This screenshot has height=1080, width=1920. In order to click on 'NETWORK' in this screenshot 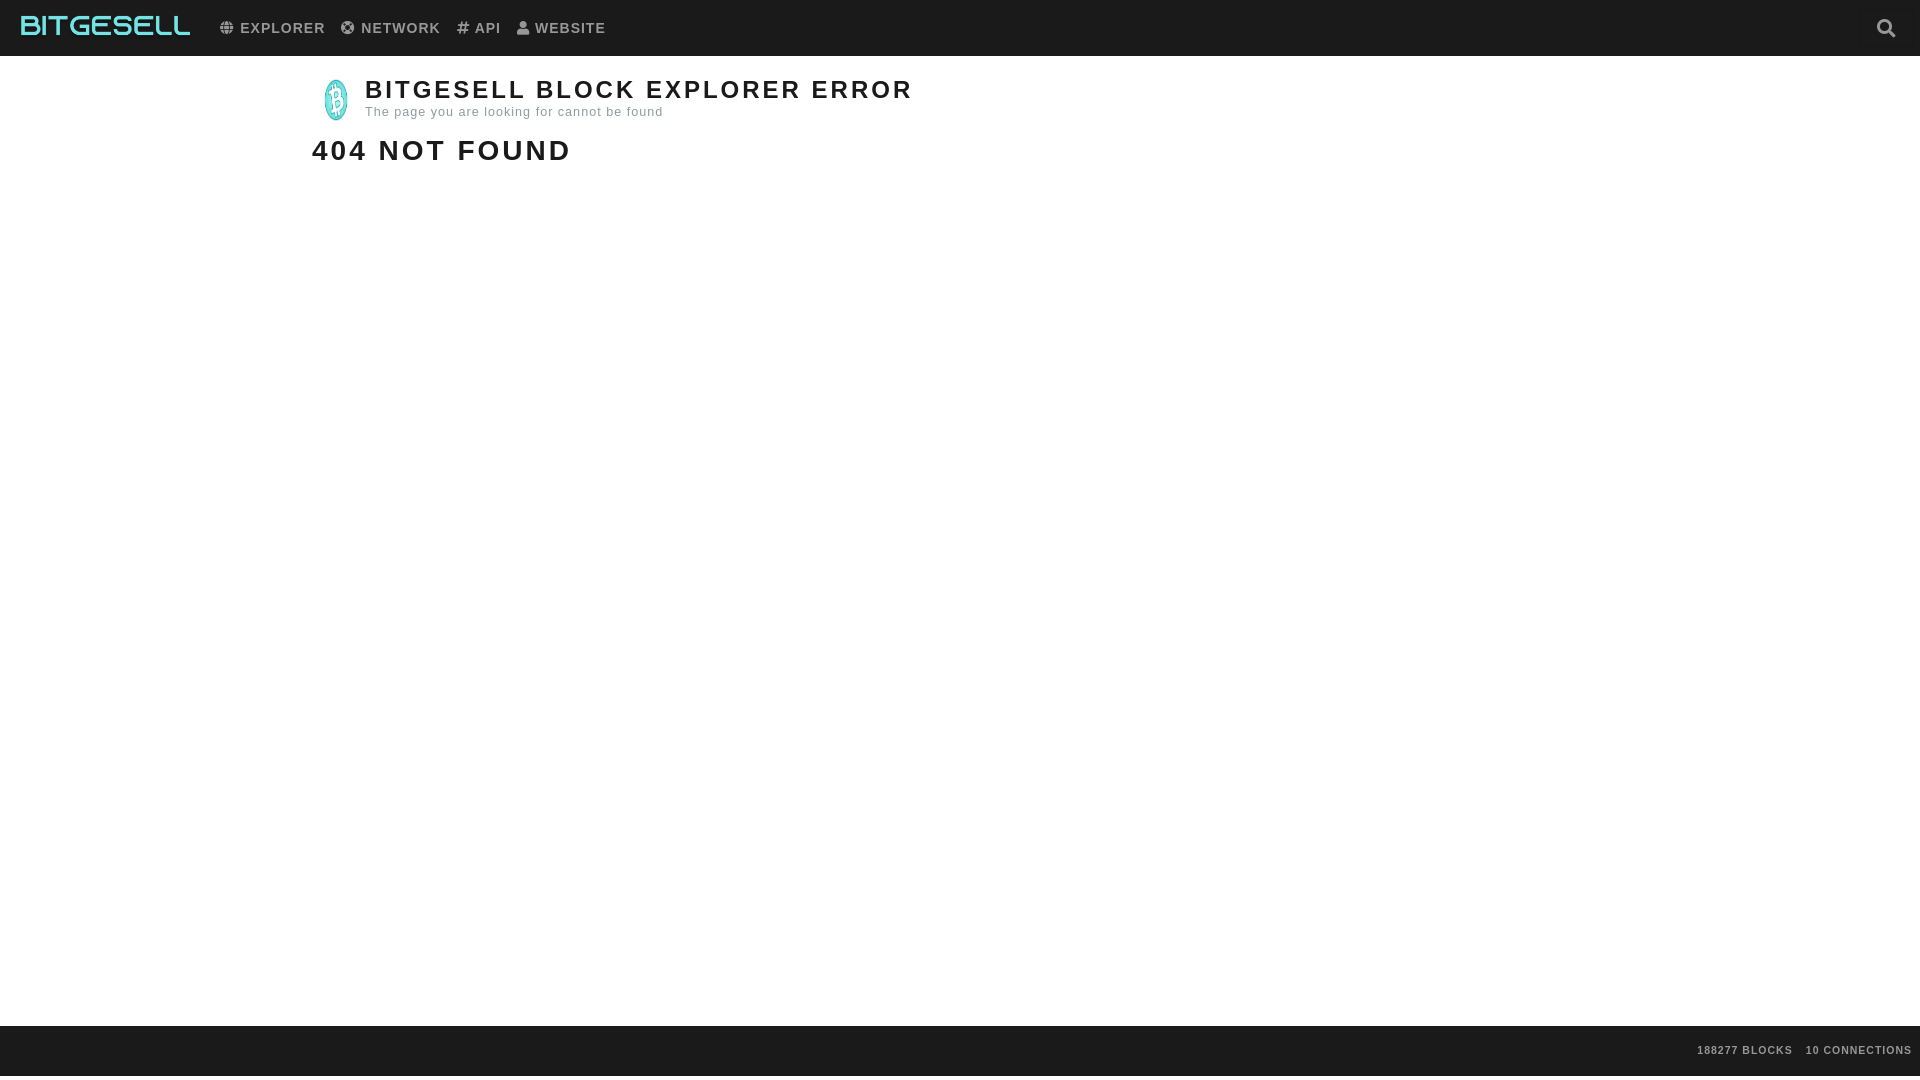, I will do `click(390, 28)`.